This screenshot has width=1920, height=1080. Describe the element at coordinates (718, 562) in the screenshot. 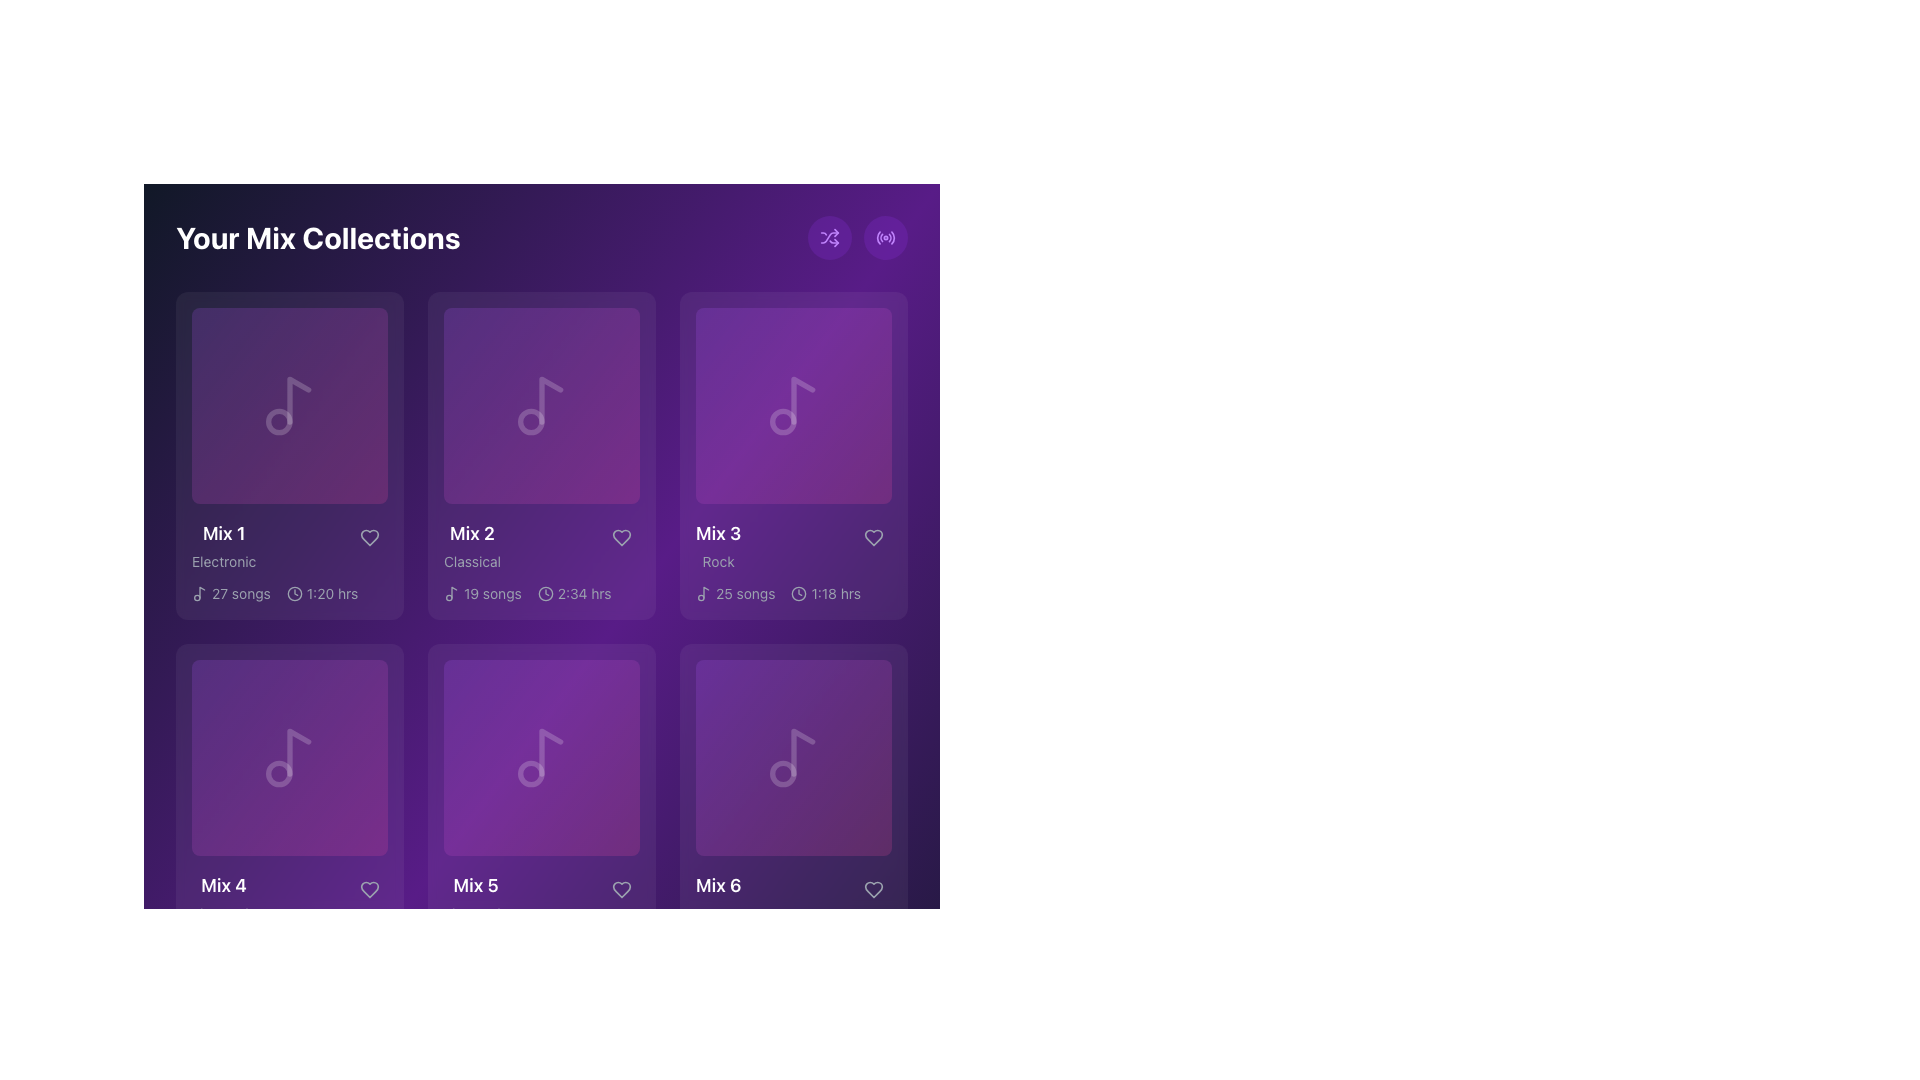

I see `the text label displaying 'Rock' located beneath the title 'Mix 3' in the card layout` at that location.